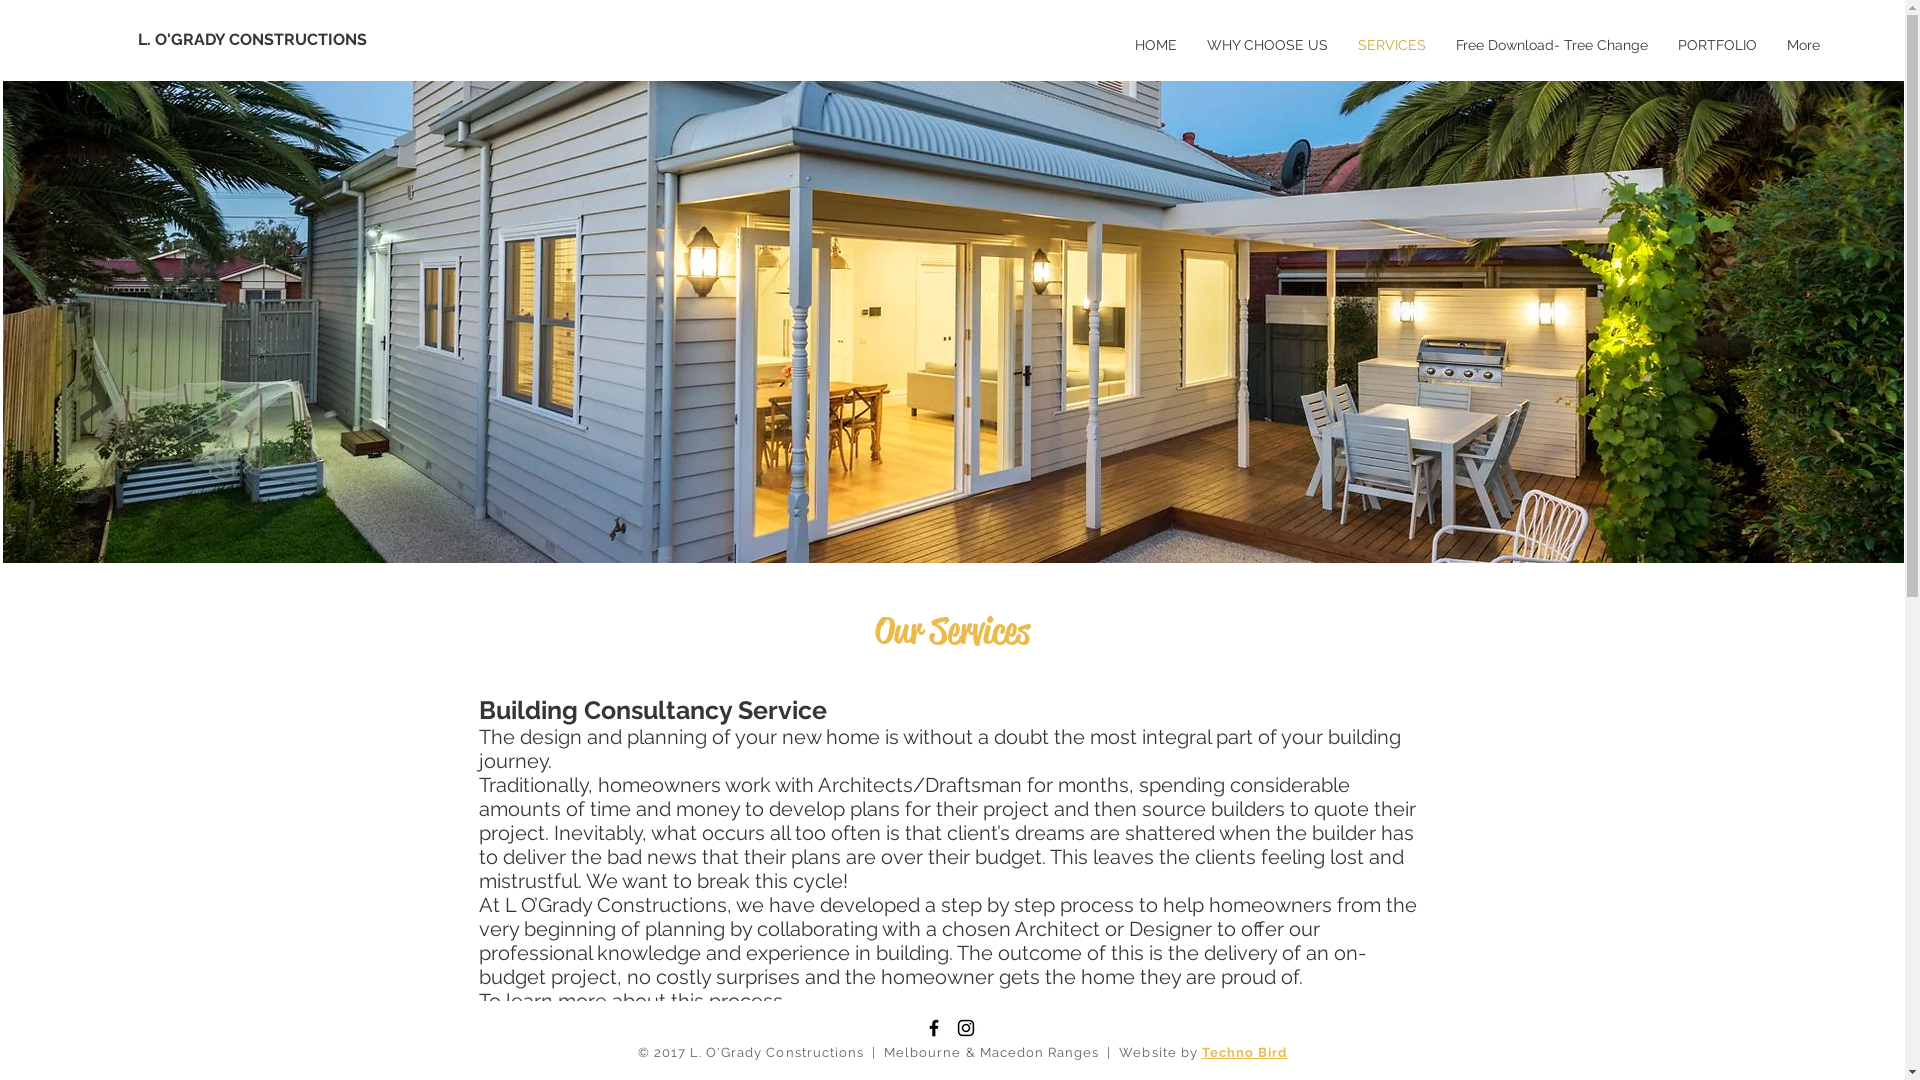 The width and height of the screenshot is (1920, 1080). What do you see at coordinates (1550, 45) in the screenshot?
I see `'Free Download- Tree Change'` at bounding box center [1550, 45].